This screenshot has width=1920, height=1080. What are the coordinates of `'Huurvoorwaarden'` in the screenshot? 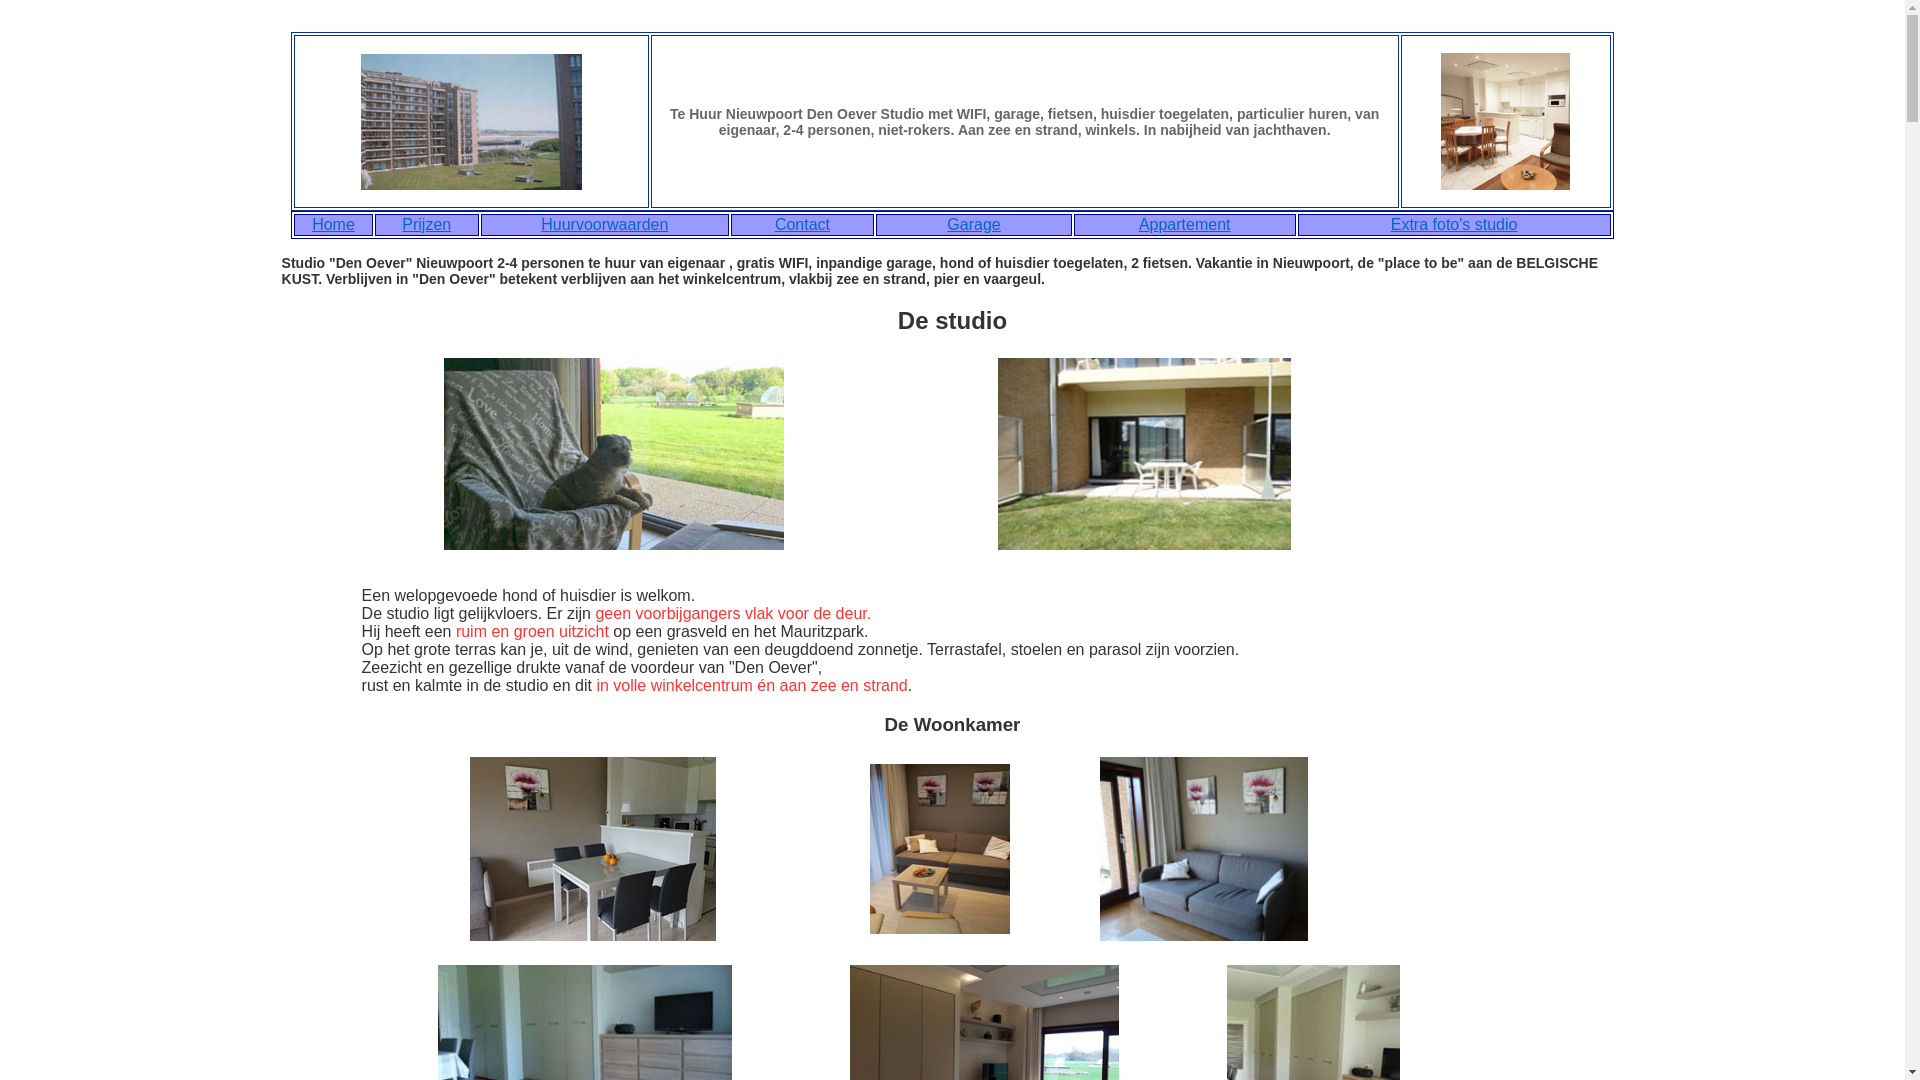 It's located at (603, 224).